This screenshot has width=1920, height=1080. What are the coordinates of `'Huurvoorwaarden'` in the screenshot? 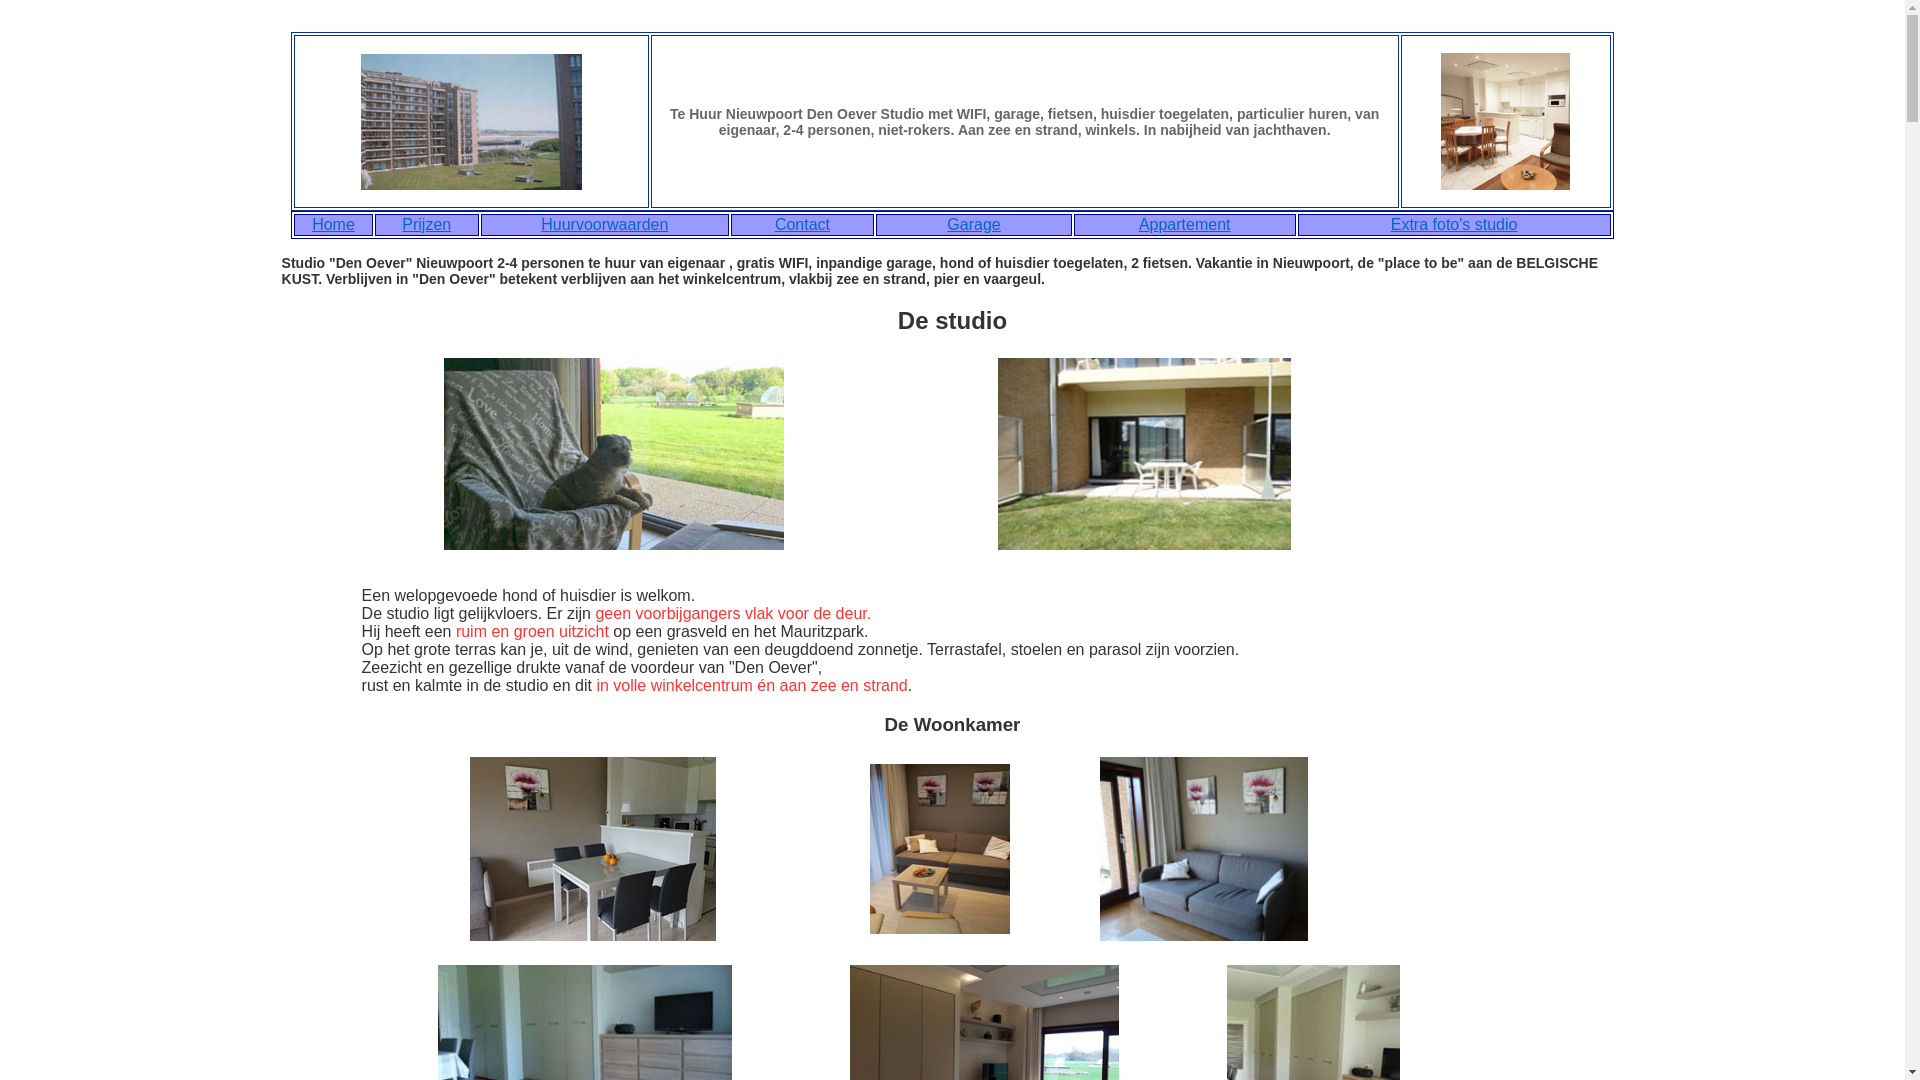 It's located at (603, 224).